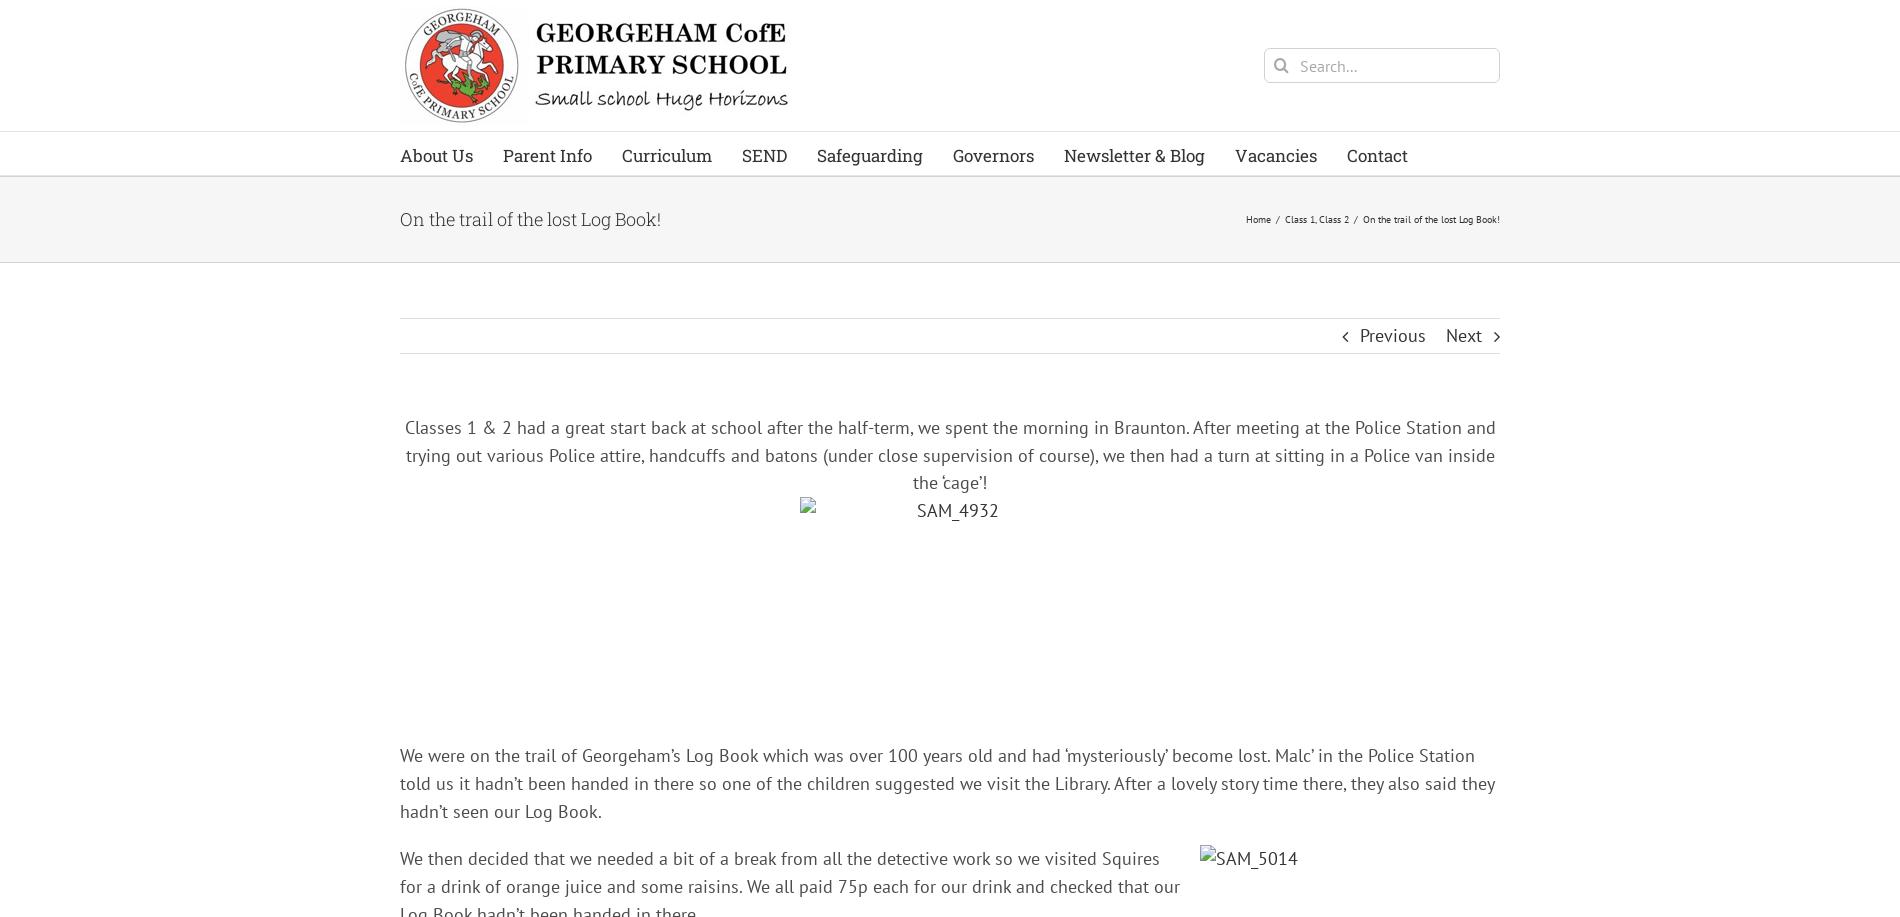 The image size is (1900, 917). What do you see at coordinates (641, 553) in the screenshot?
I see `'Remote Learning Plan'` at bounding box center [641, 553].